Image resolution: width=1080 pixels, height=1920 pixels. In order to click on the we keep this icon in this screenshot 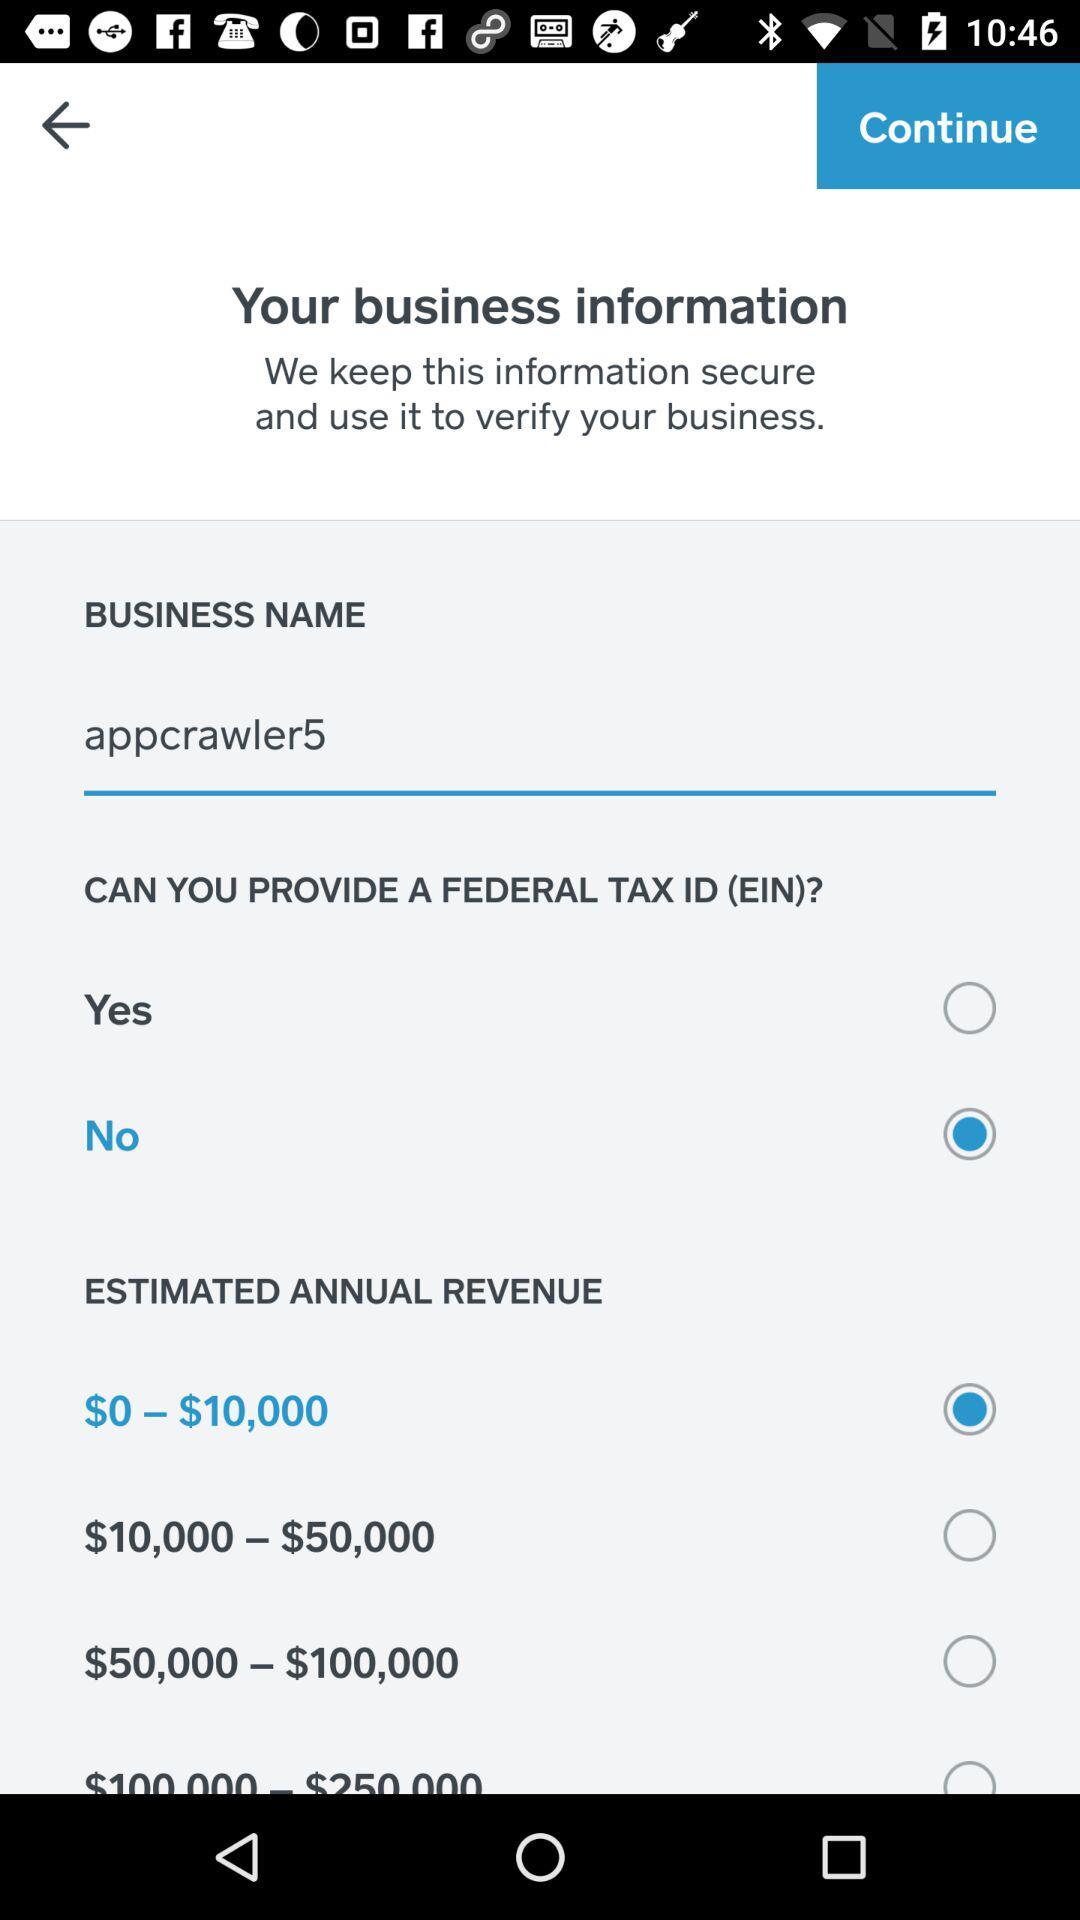, I will do `click(540, 391)`.